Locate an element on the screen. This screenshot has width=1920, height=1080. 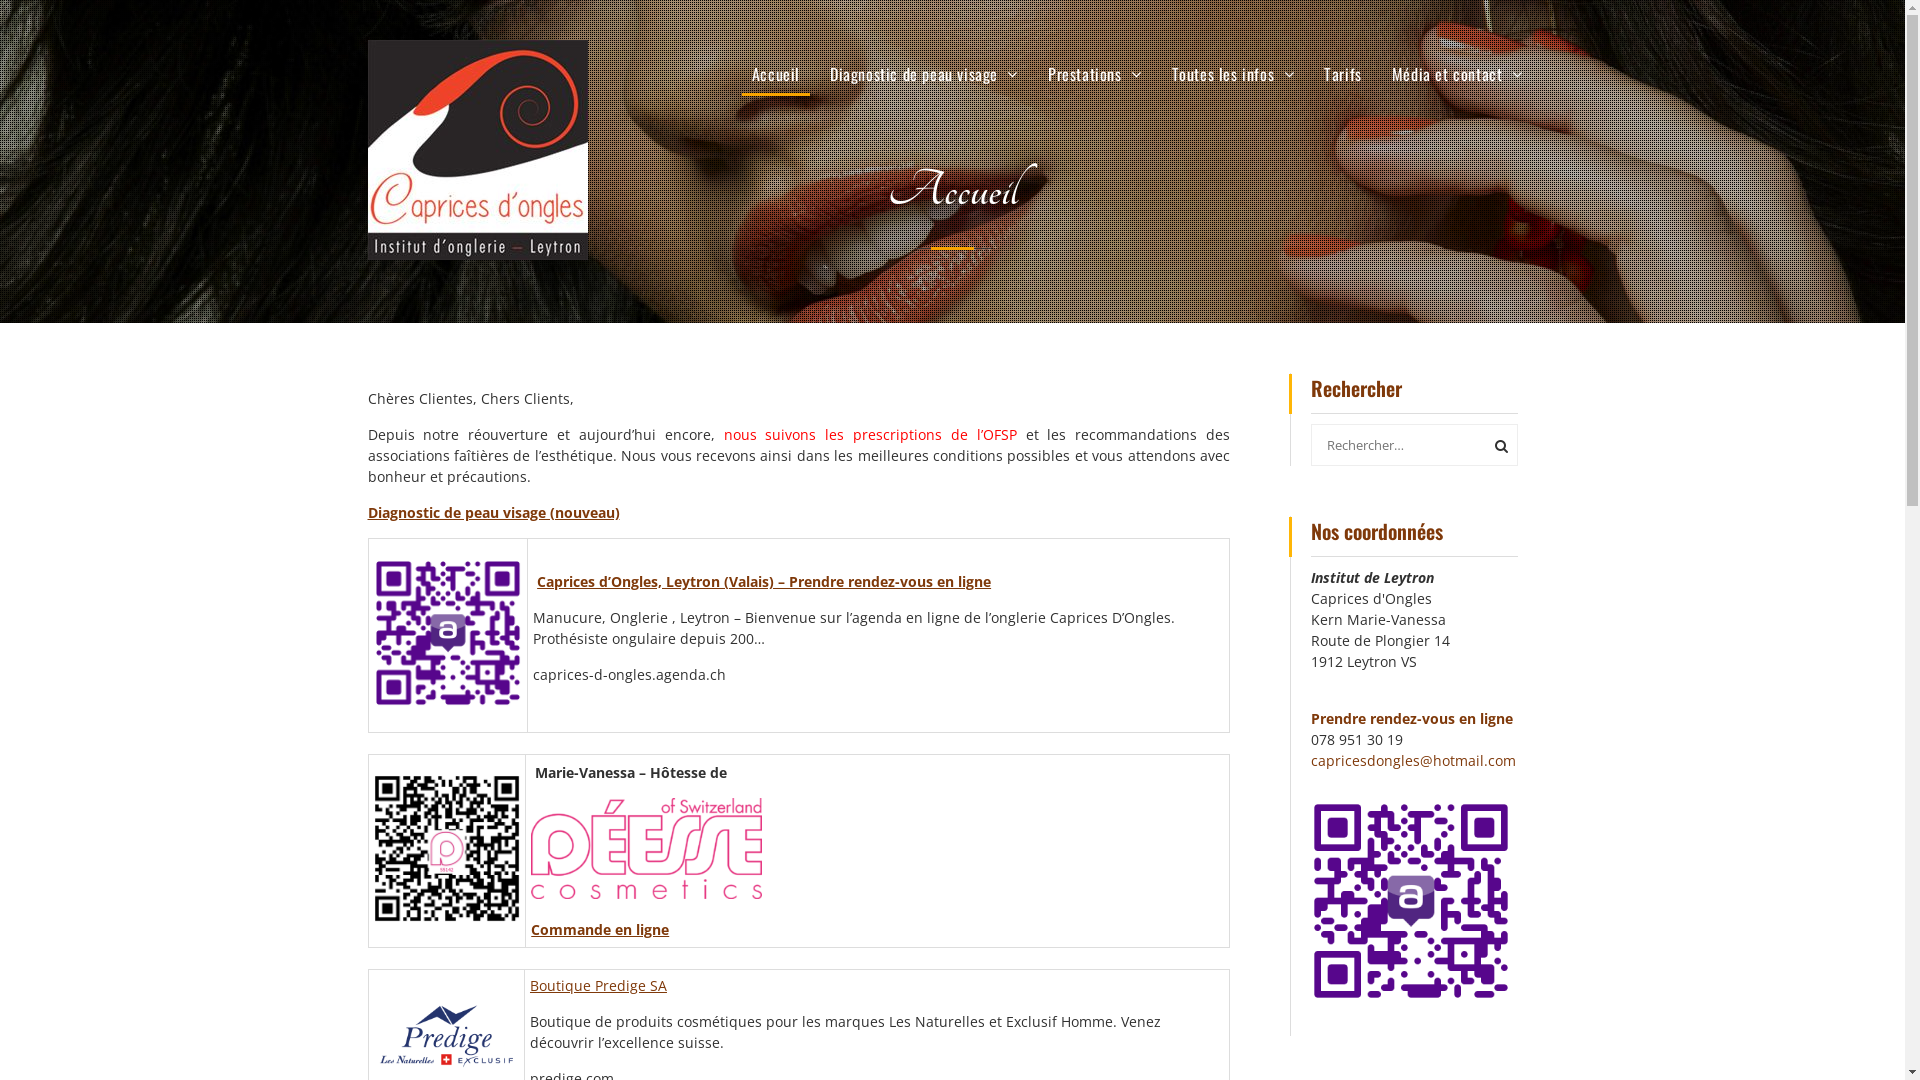
'Diagnostic de peau visage' is located at coordinates (922, 72).